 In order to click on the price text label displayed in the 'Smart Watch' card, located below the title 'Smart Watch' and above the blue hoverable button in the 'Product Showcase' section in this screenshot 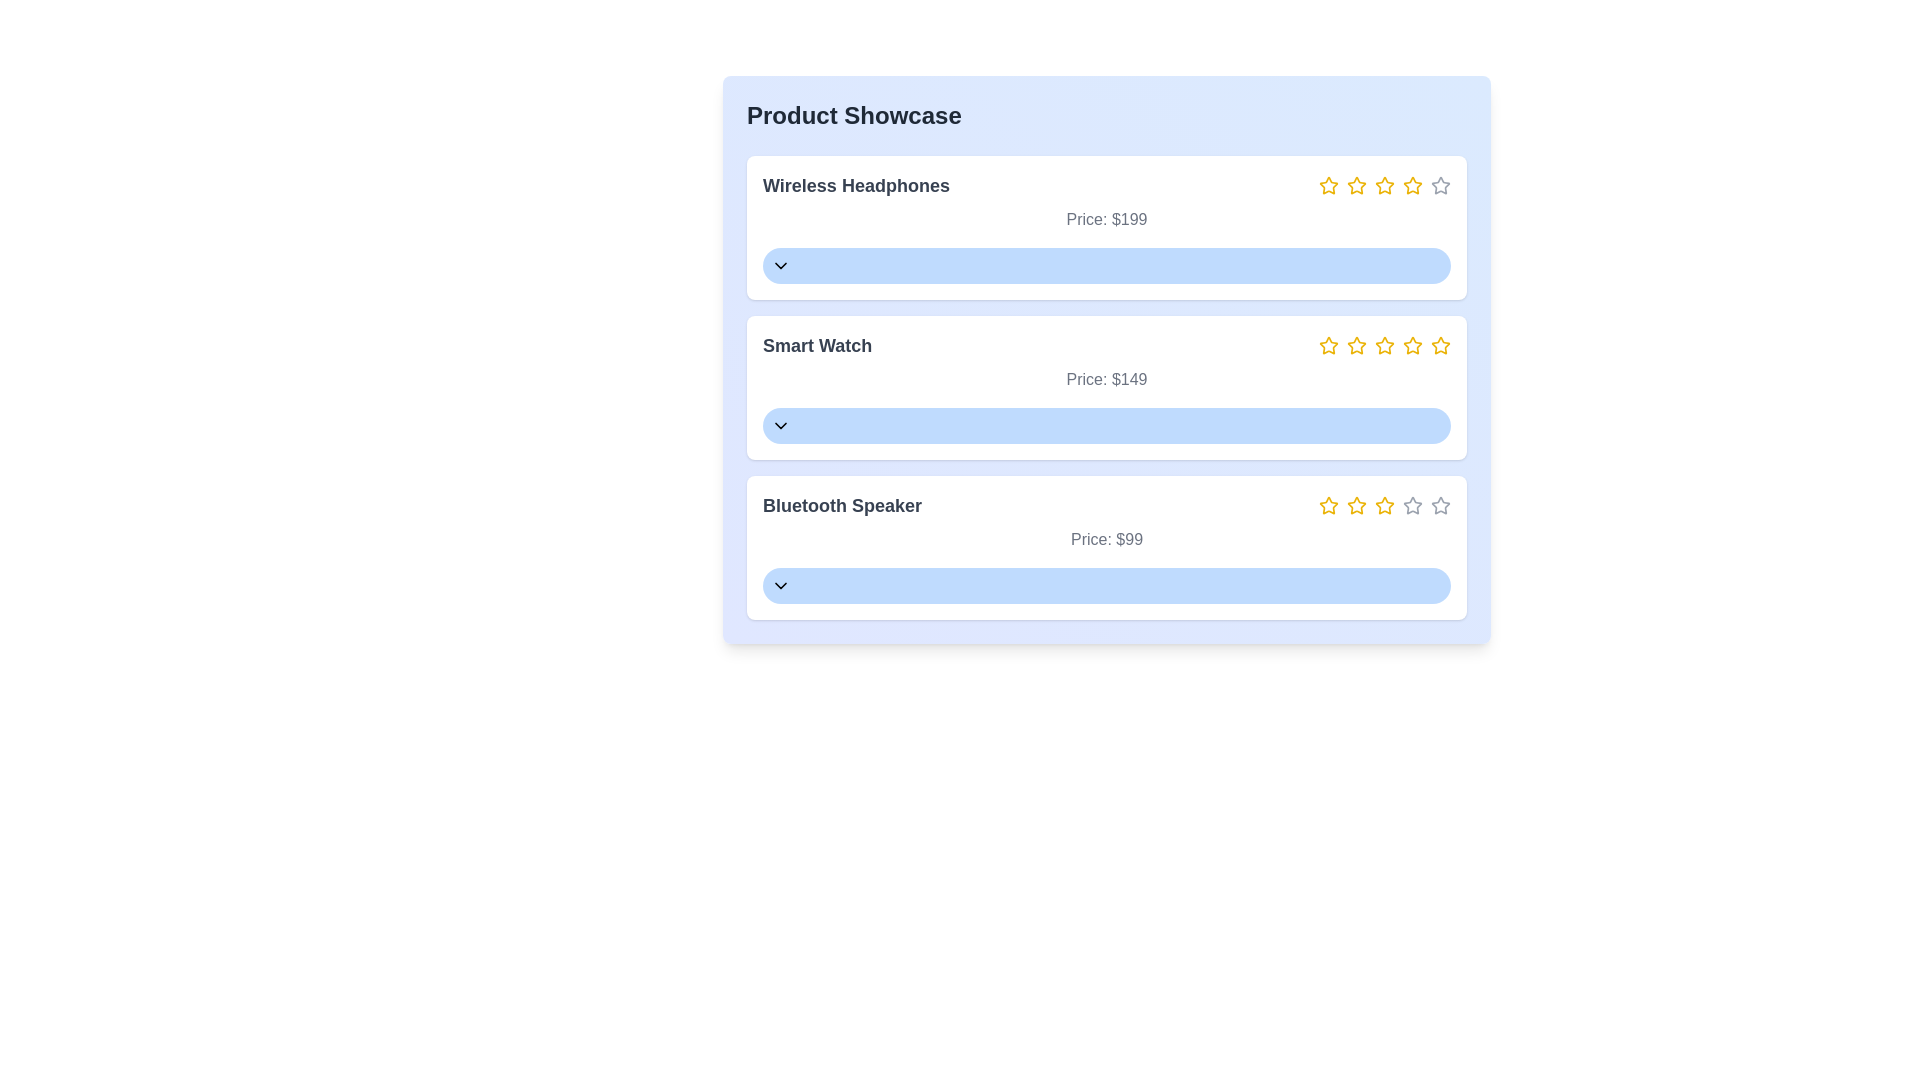, I will do `click(1106, 380)`.